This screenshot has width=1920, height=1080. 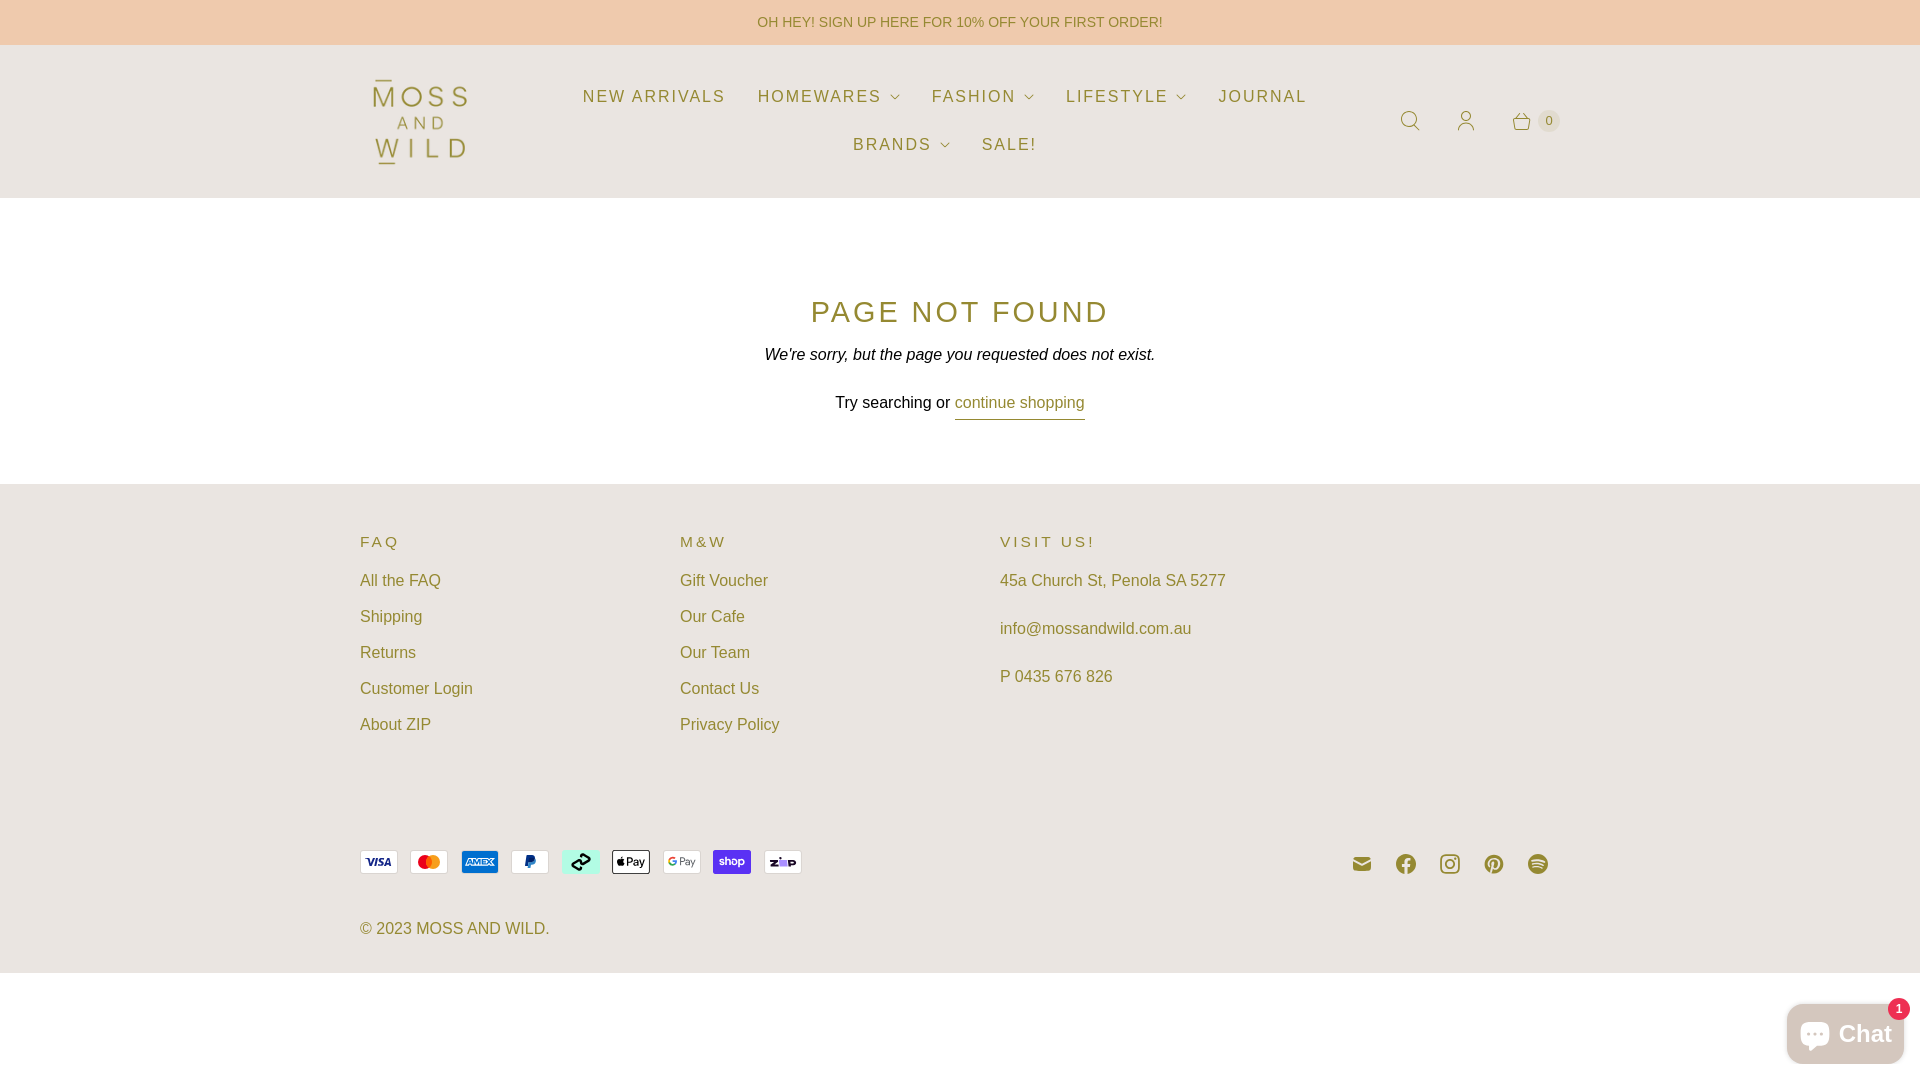 What do you see at coordinates (1493, 120) in the screenshot?
I see `'0'` at bounding box center [1493, 120].